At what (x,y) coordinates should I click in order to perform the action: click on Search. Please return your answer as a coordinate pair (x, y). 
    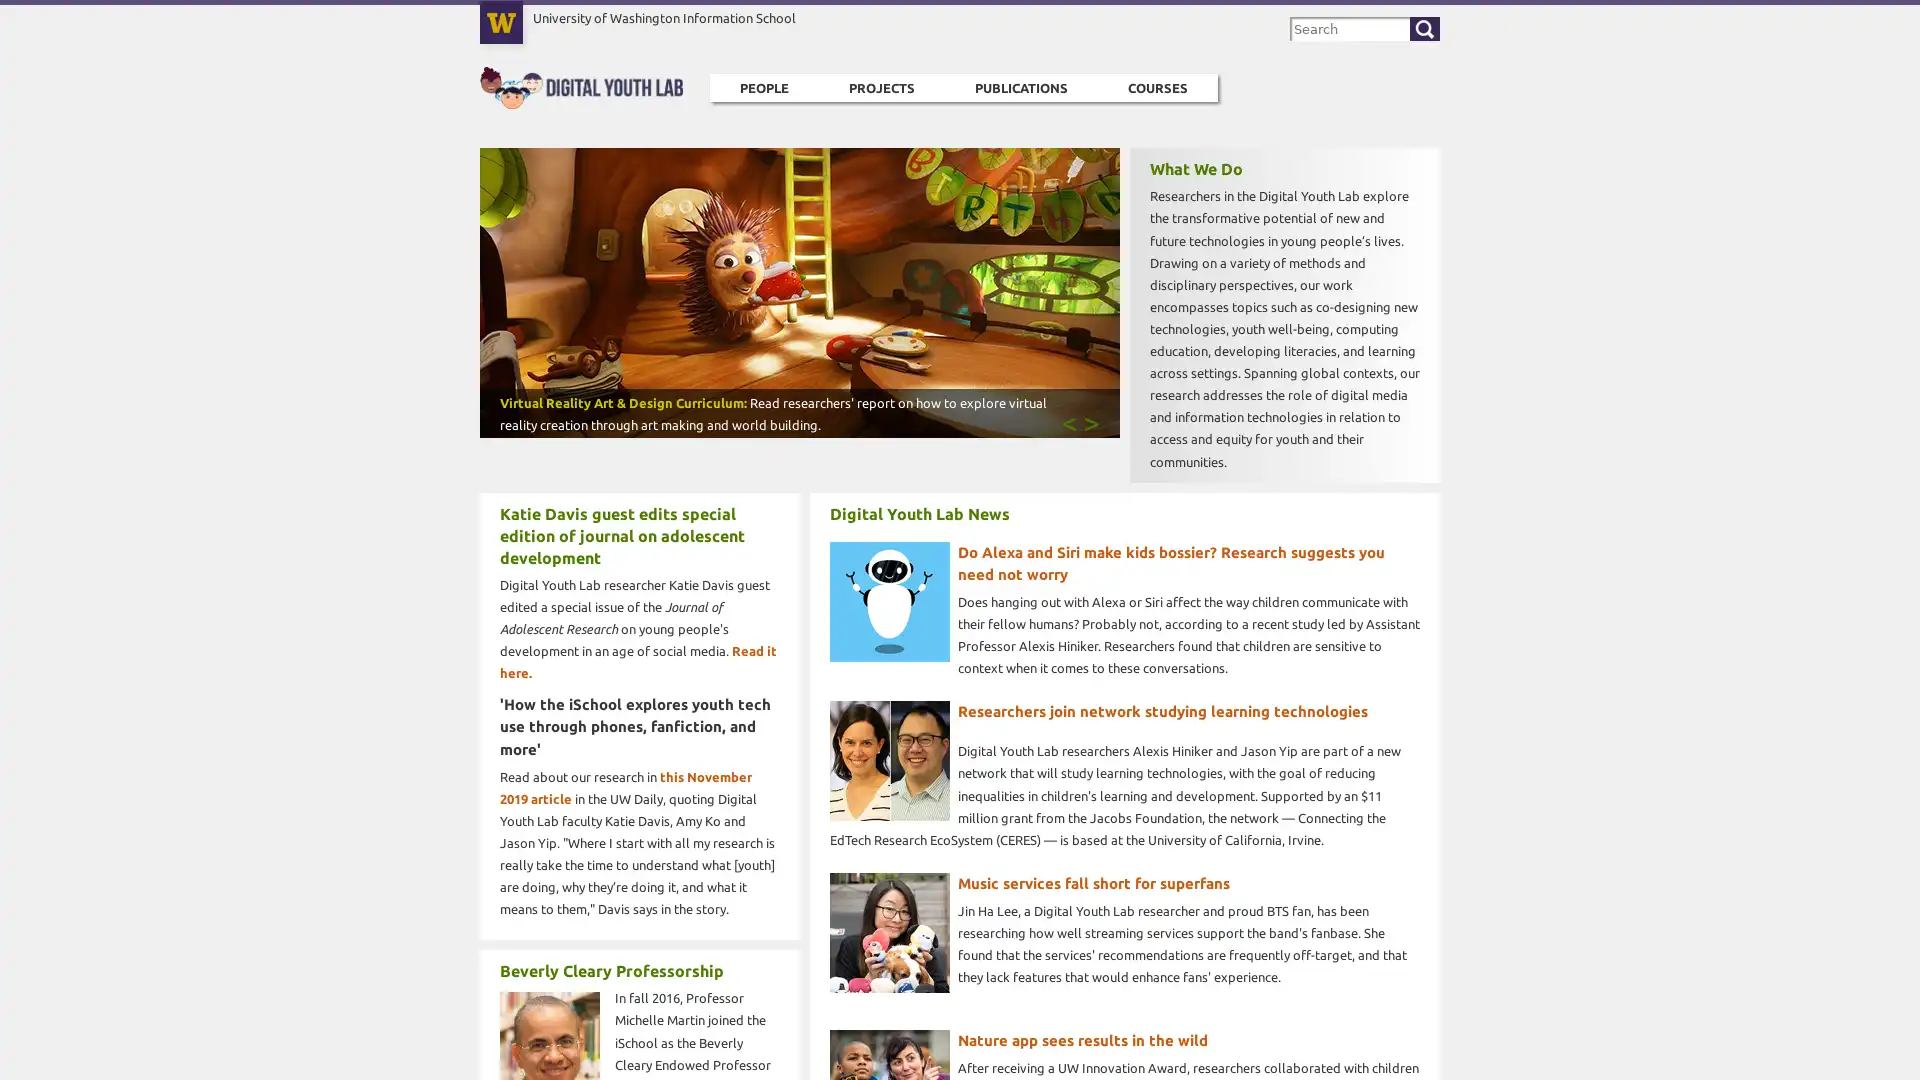
    Looking at the image, I should click on (1424, 29).